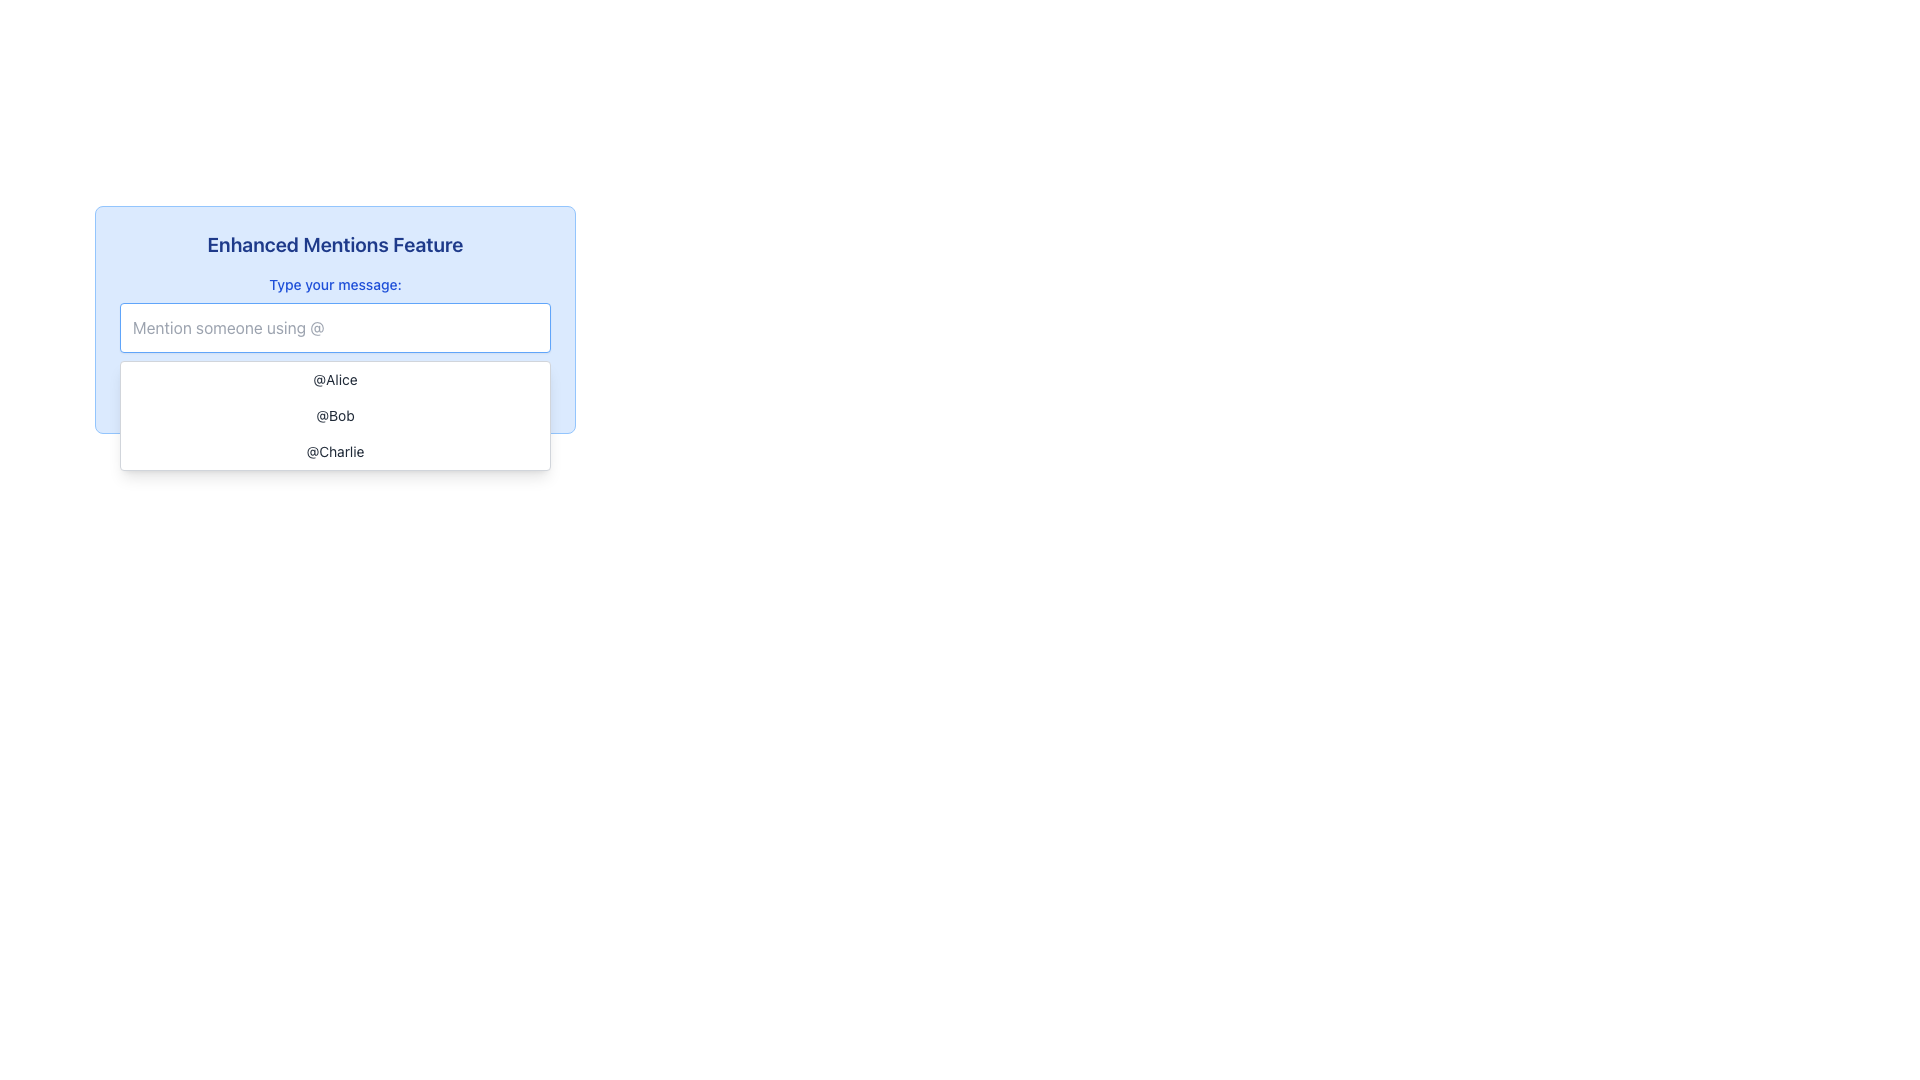  Describe the element at coordinates (335, 415) in the screenshot. I see `to select the suggestion '@Bob' from the dropdown suggestion list positioned below the input field labeled 'Mention someone using @'` at that location.